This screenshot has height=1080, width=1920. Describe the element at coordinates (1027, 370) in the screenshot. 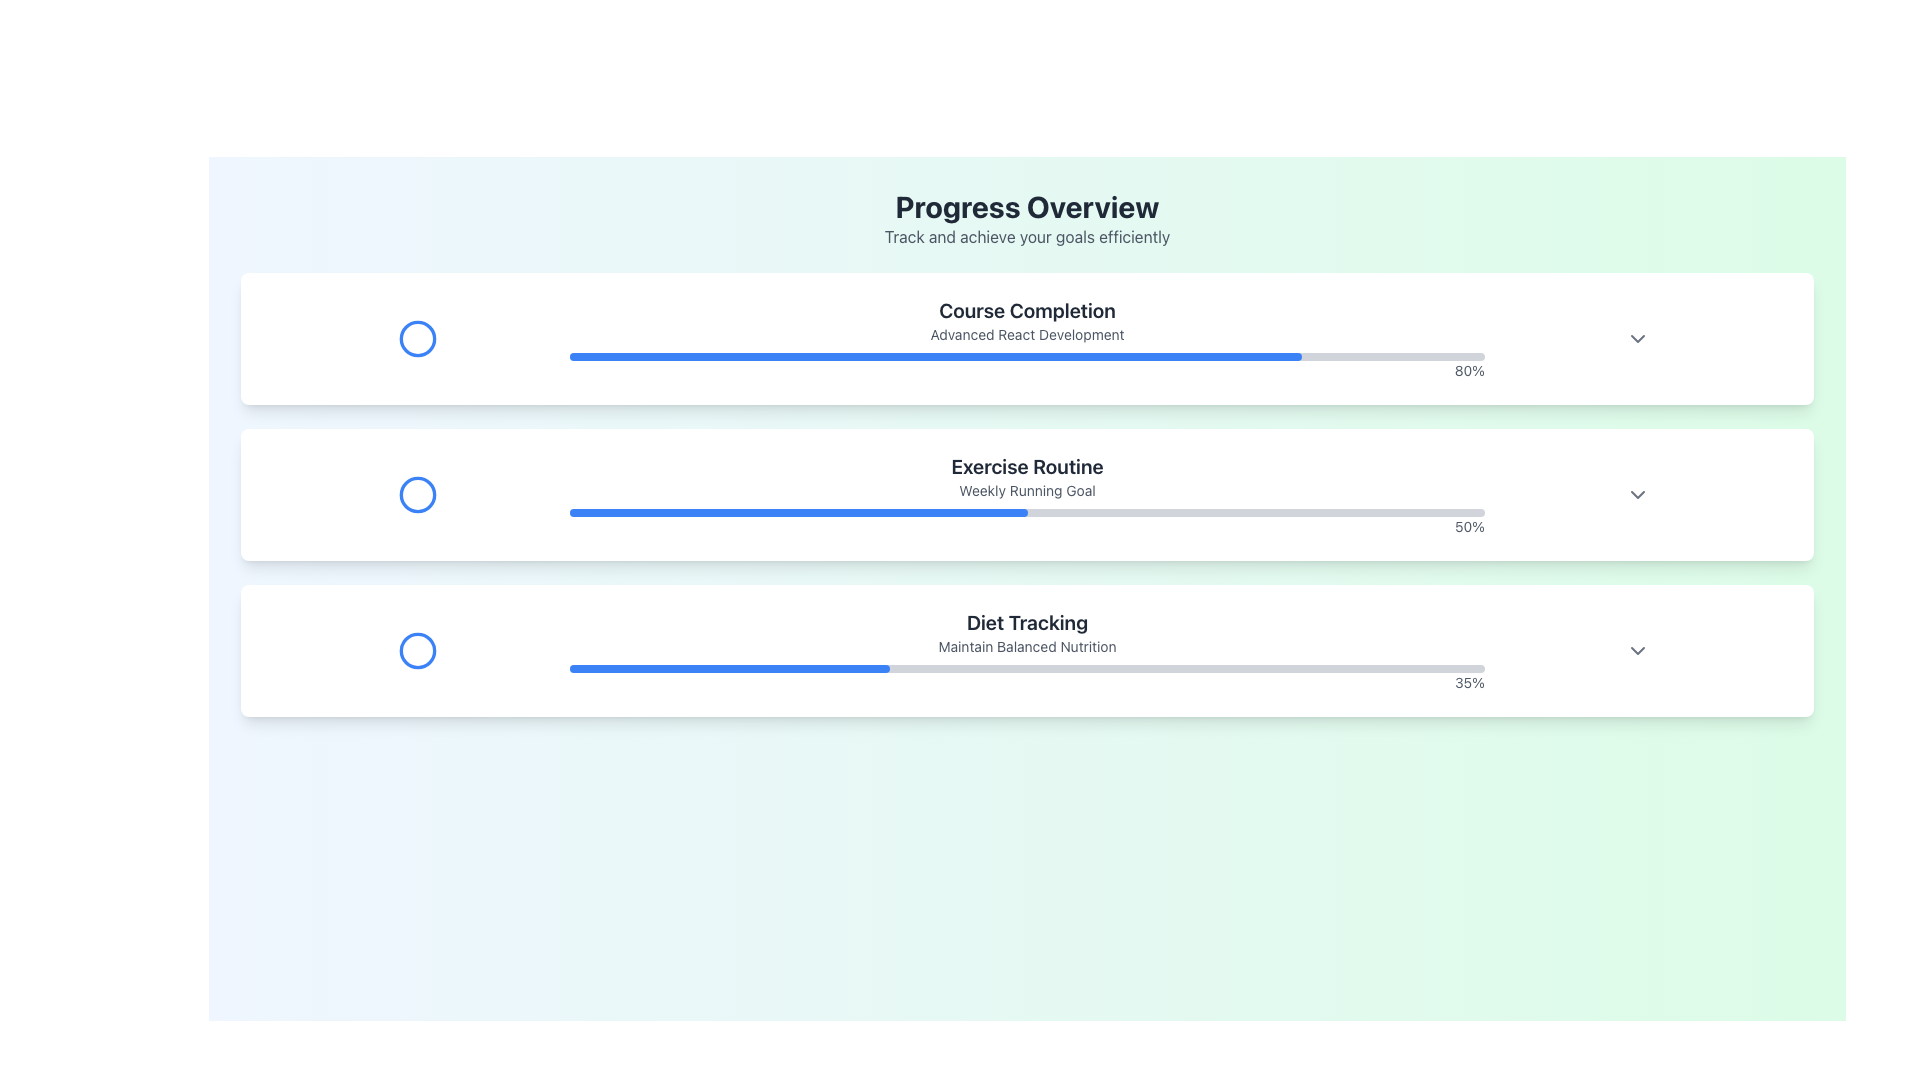

I see `the Text Display (Percentage Value) showing '80%' which is aligned to the right side of the progress bar in the 'Course Completion' section` at that location.